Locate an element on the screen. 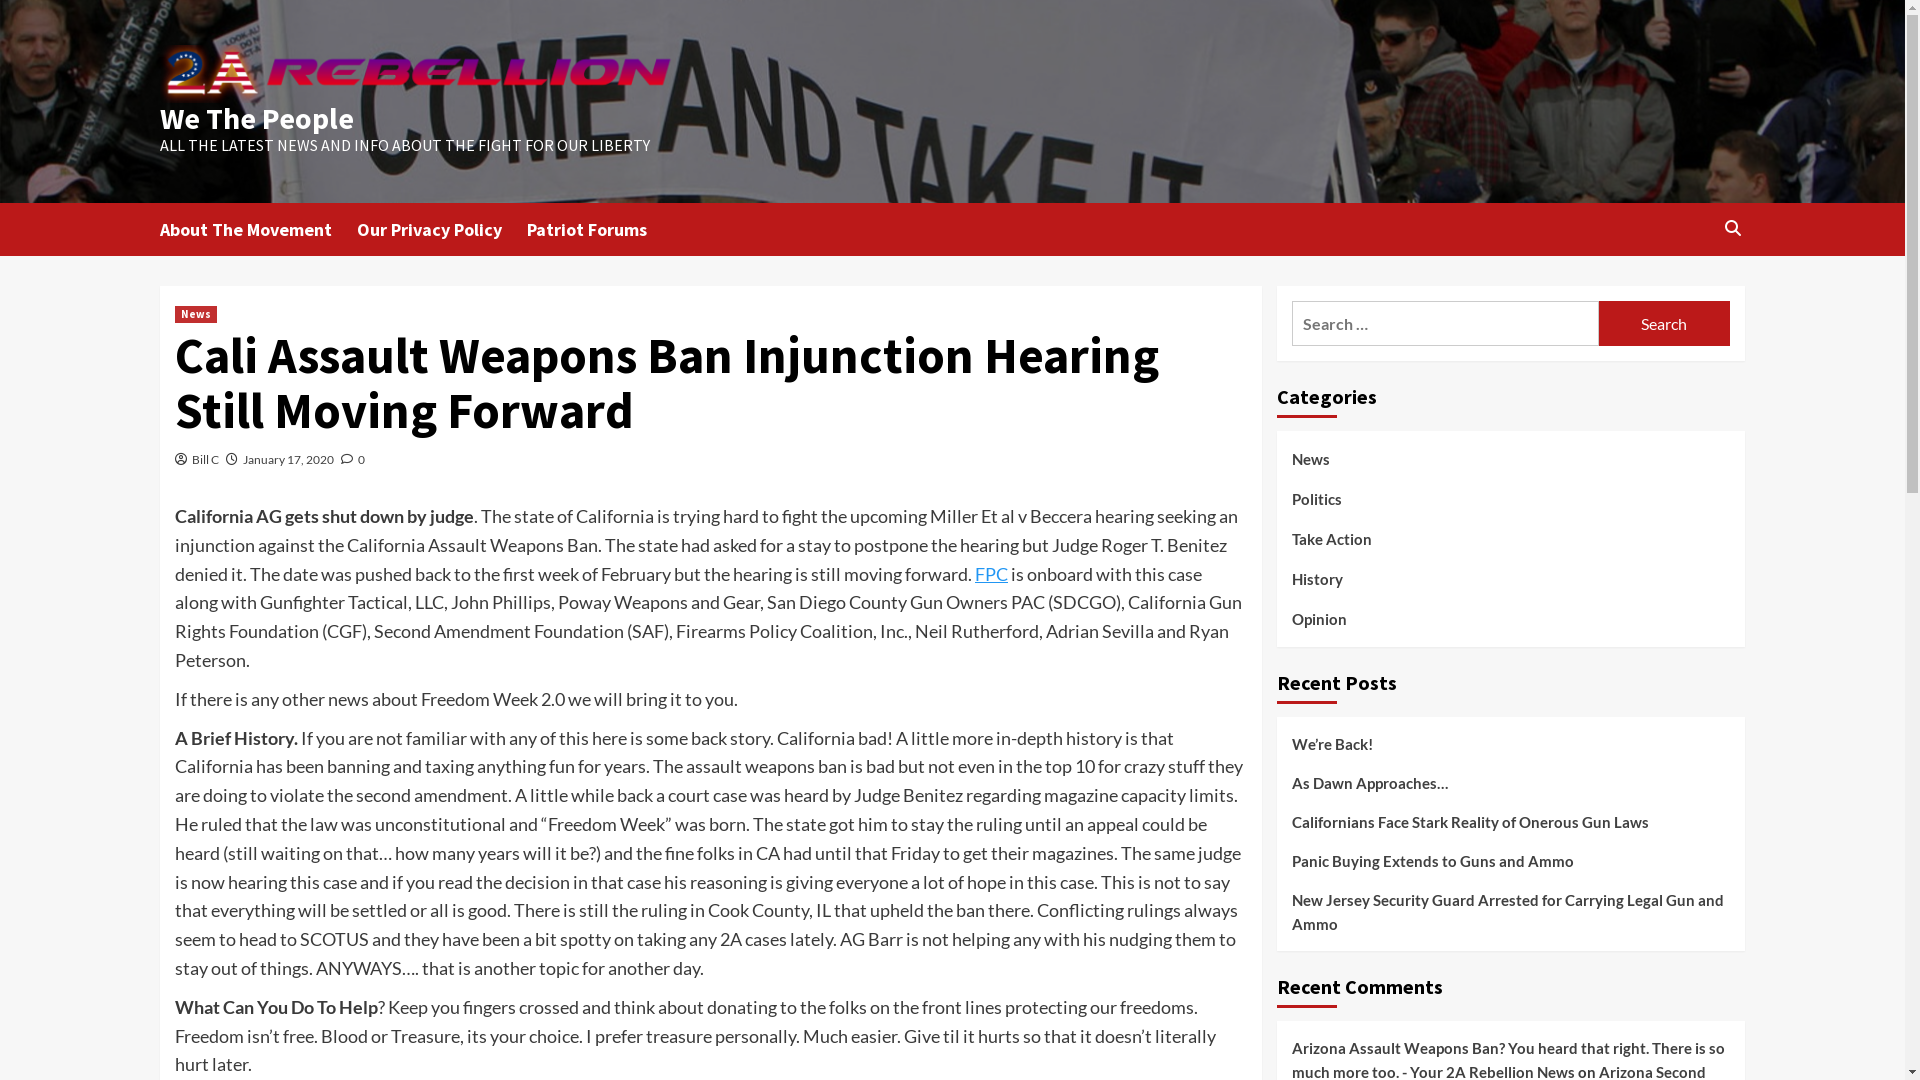 This screenshot has width=1920, height=1080. 'Patriot Forums' is located at coordinates (598, 228).